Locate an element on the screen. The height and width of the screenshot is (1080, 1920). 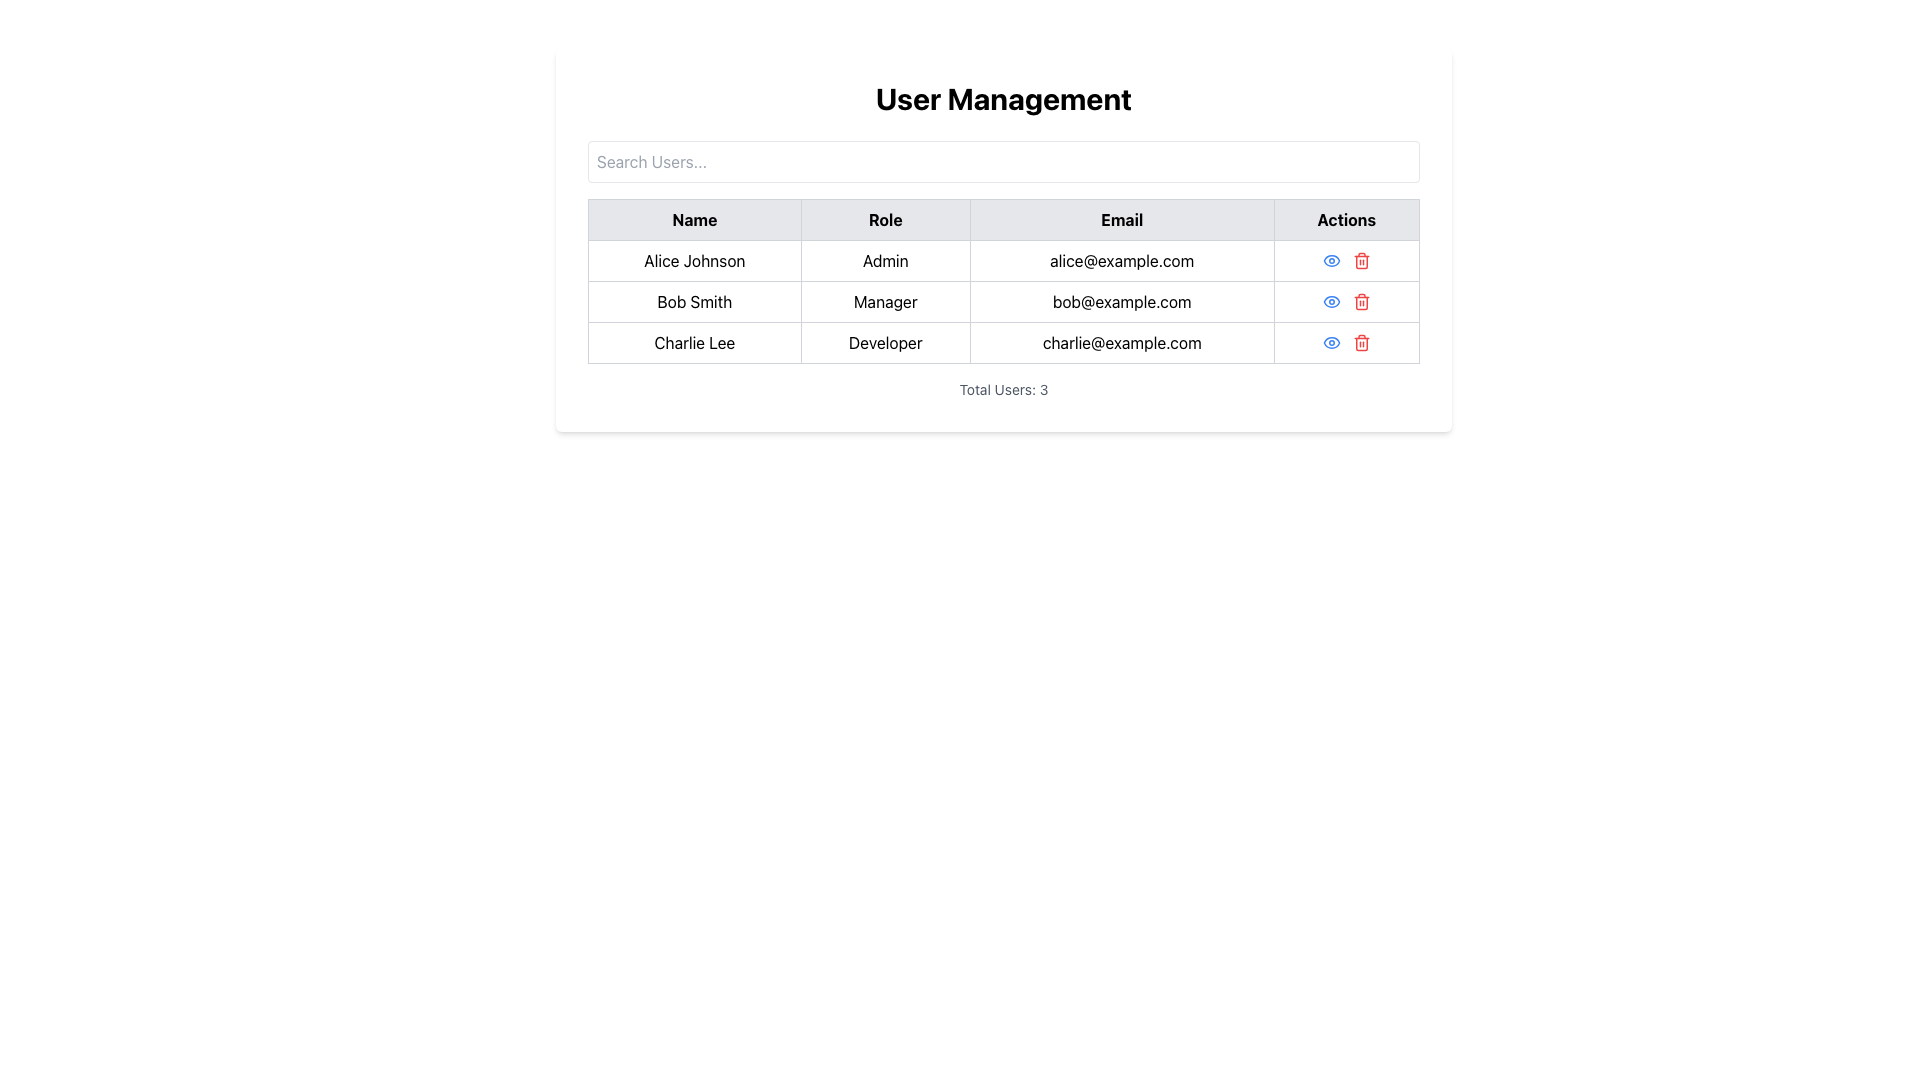
the 'eye' icon in the 'Actions' column of the first user row in the user management table is located at coordinates (1331, 301).